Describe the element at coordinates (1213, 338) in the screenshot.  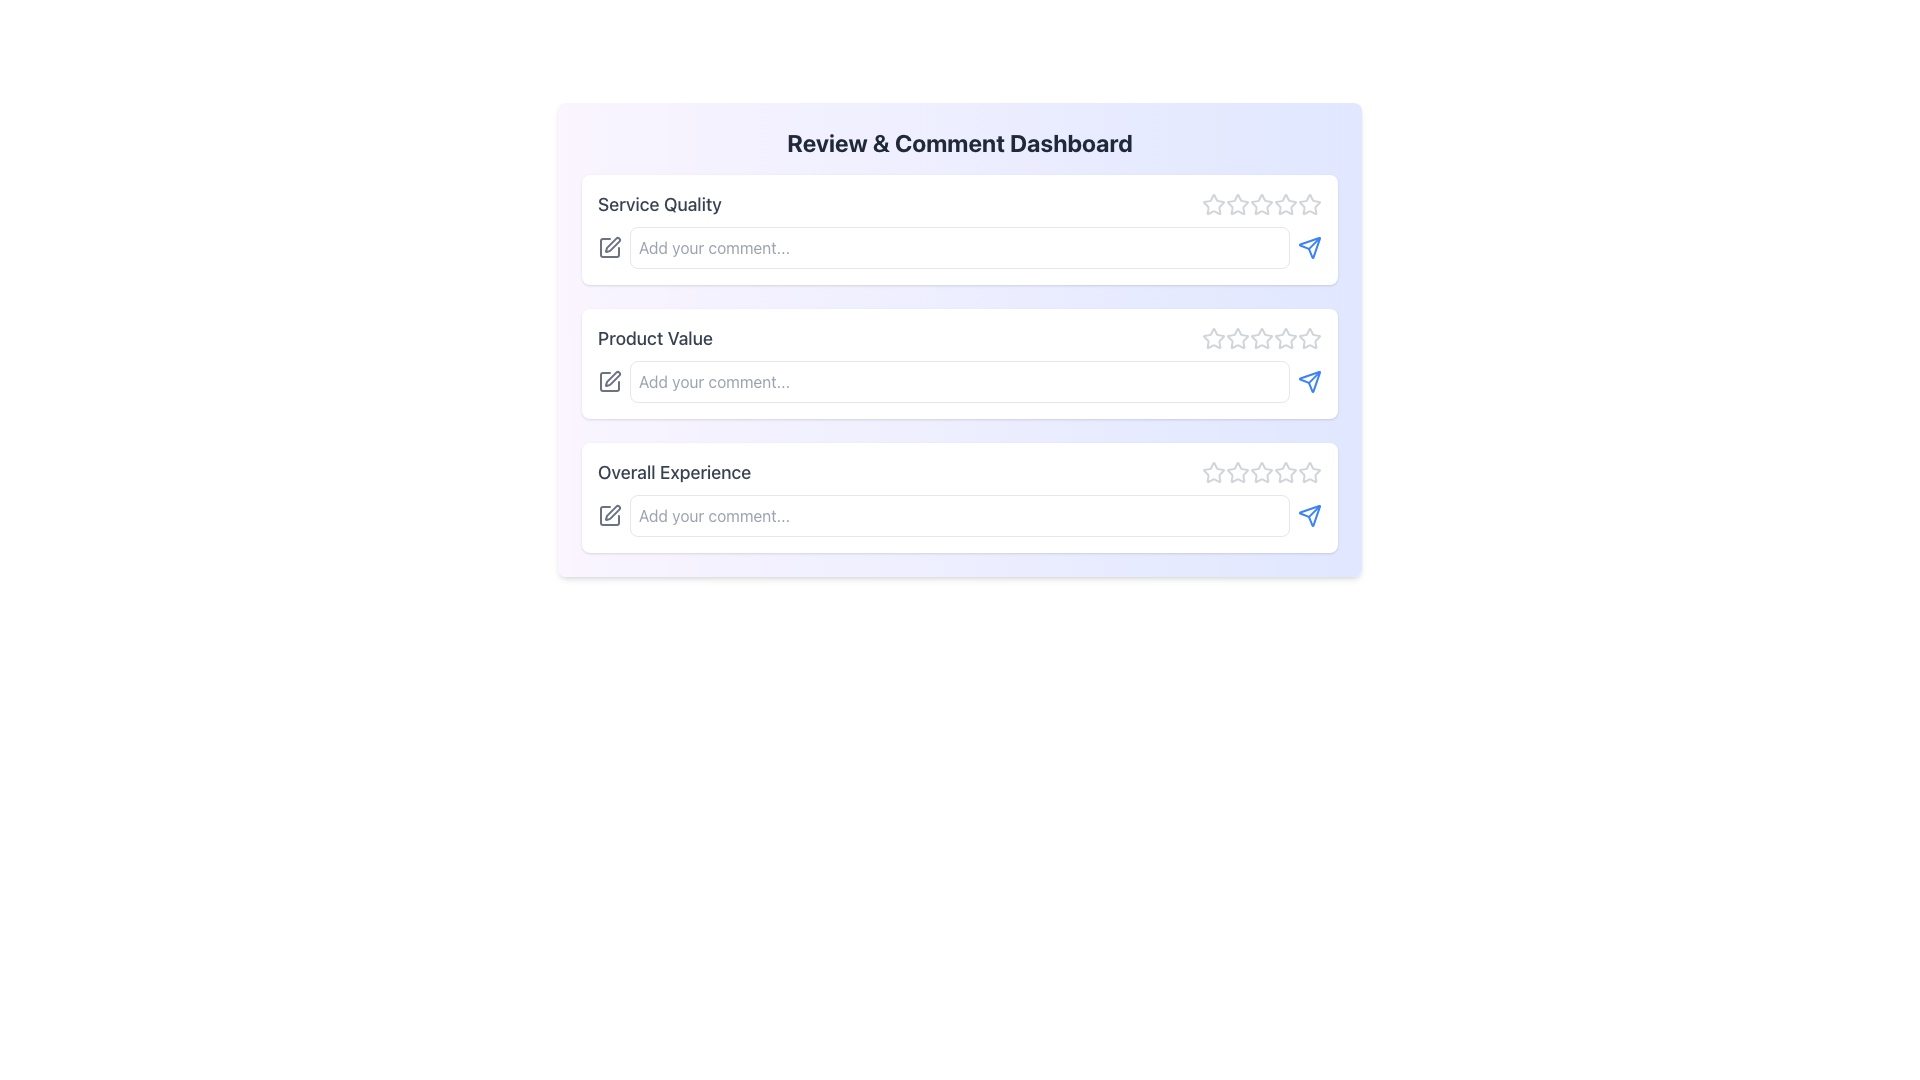
I see `the first star in the 5-star rating group for the 'Product Value' section of the dashboard to indicate a 1-star rating` at that location.